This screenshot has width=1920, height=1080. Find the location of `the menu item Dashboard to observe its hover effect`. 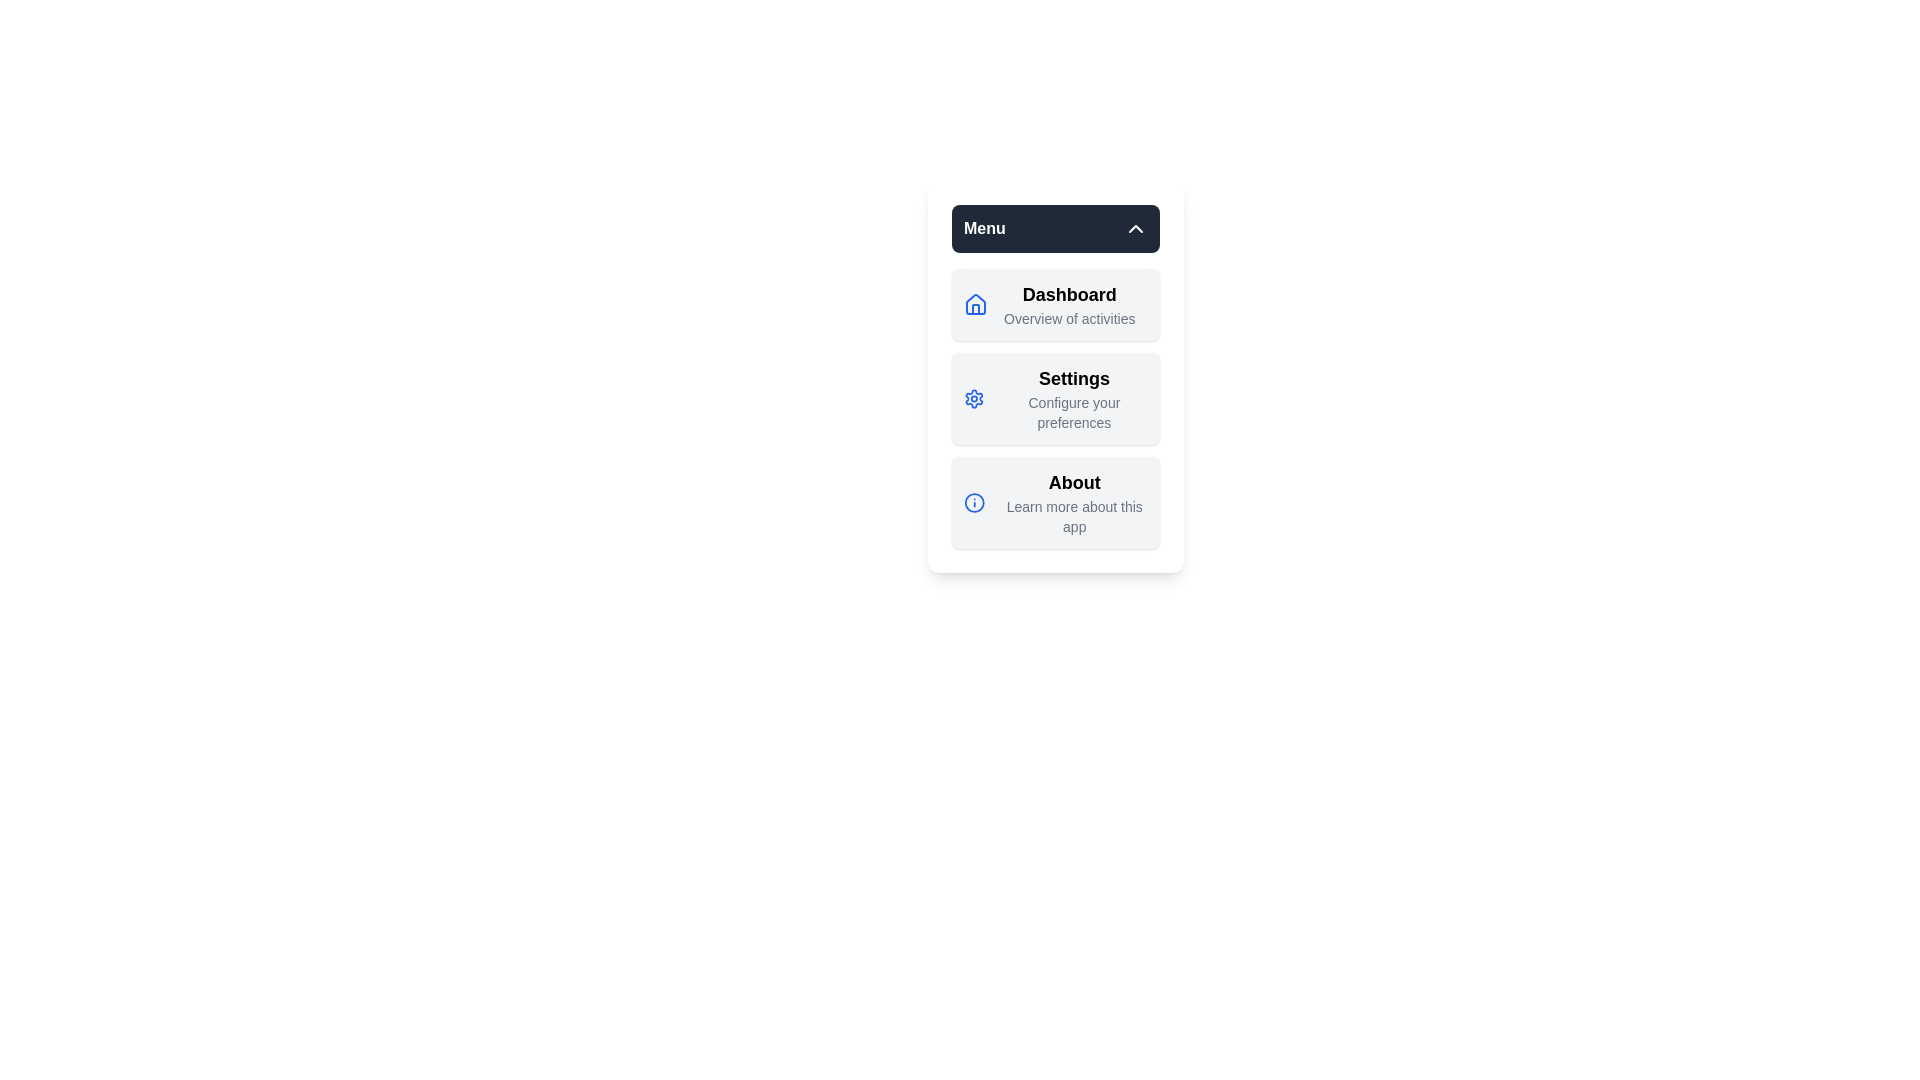

the menu item Dashboard to observe its hover effect is located at coordinates (1055, 304).